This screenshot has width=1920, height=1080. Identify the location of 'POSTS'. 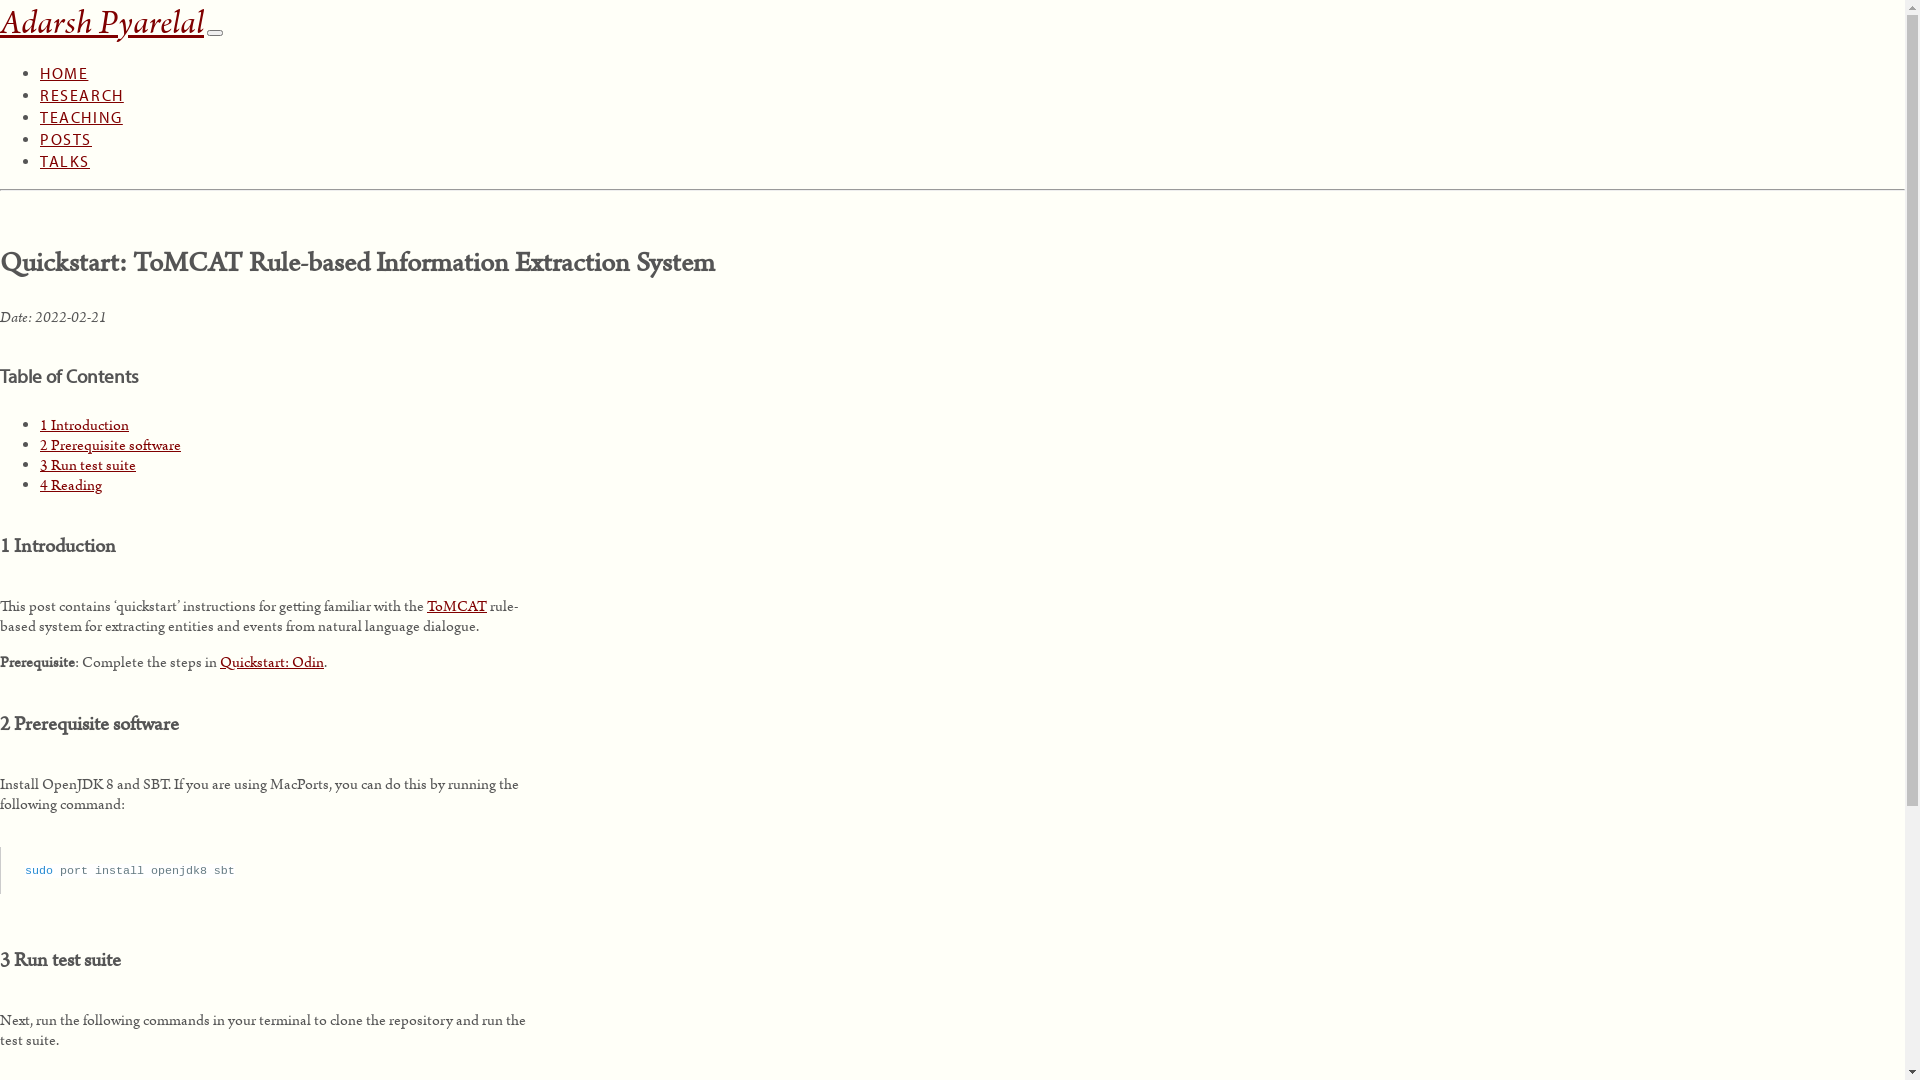
(39, 121).